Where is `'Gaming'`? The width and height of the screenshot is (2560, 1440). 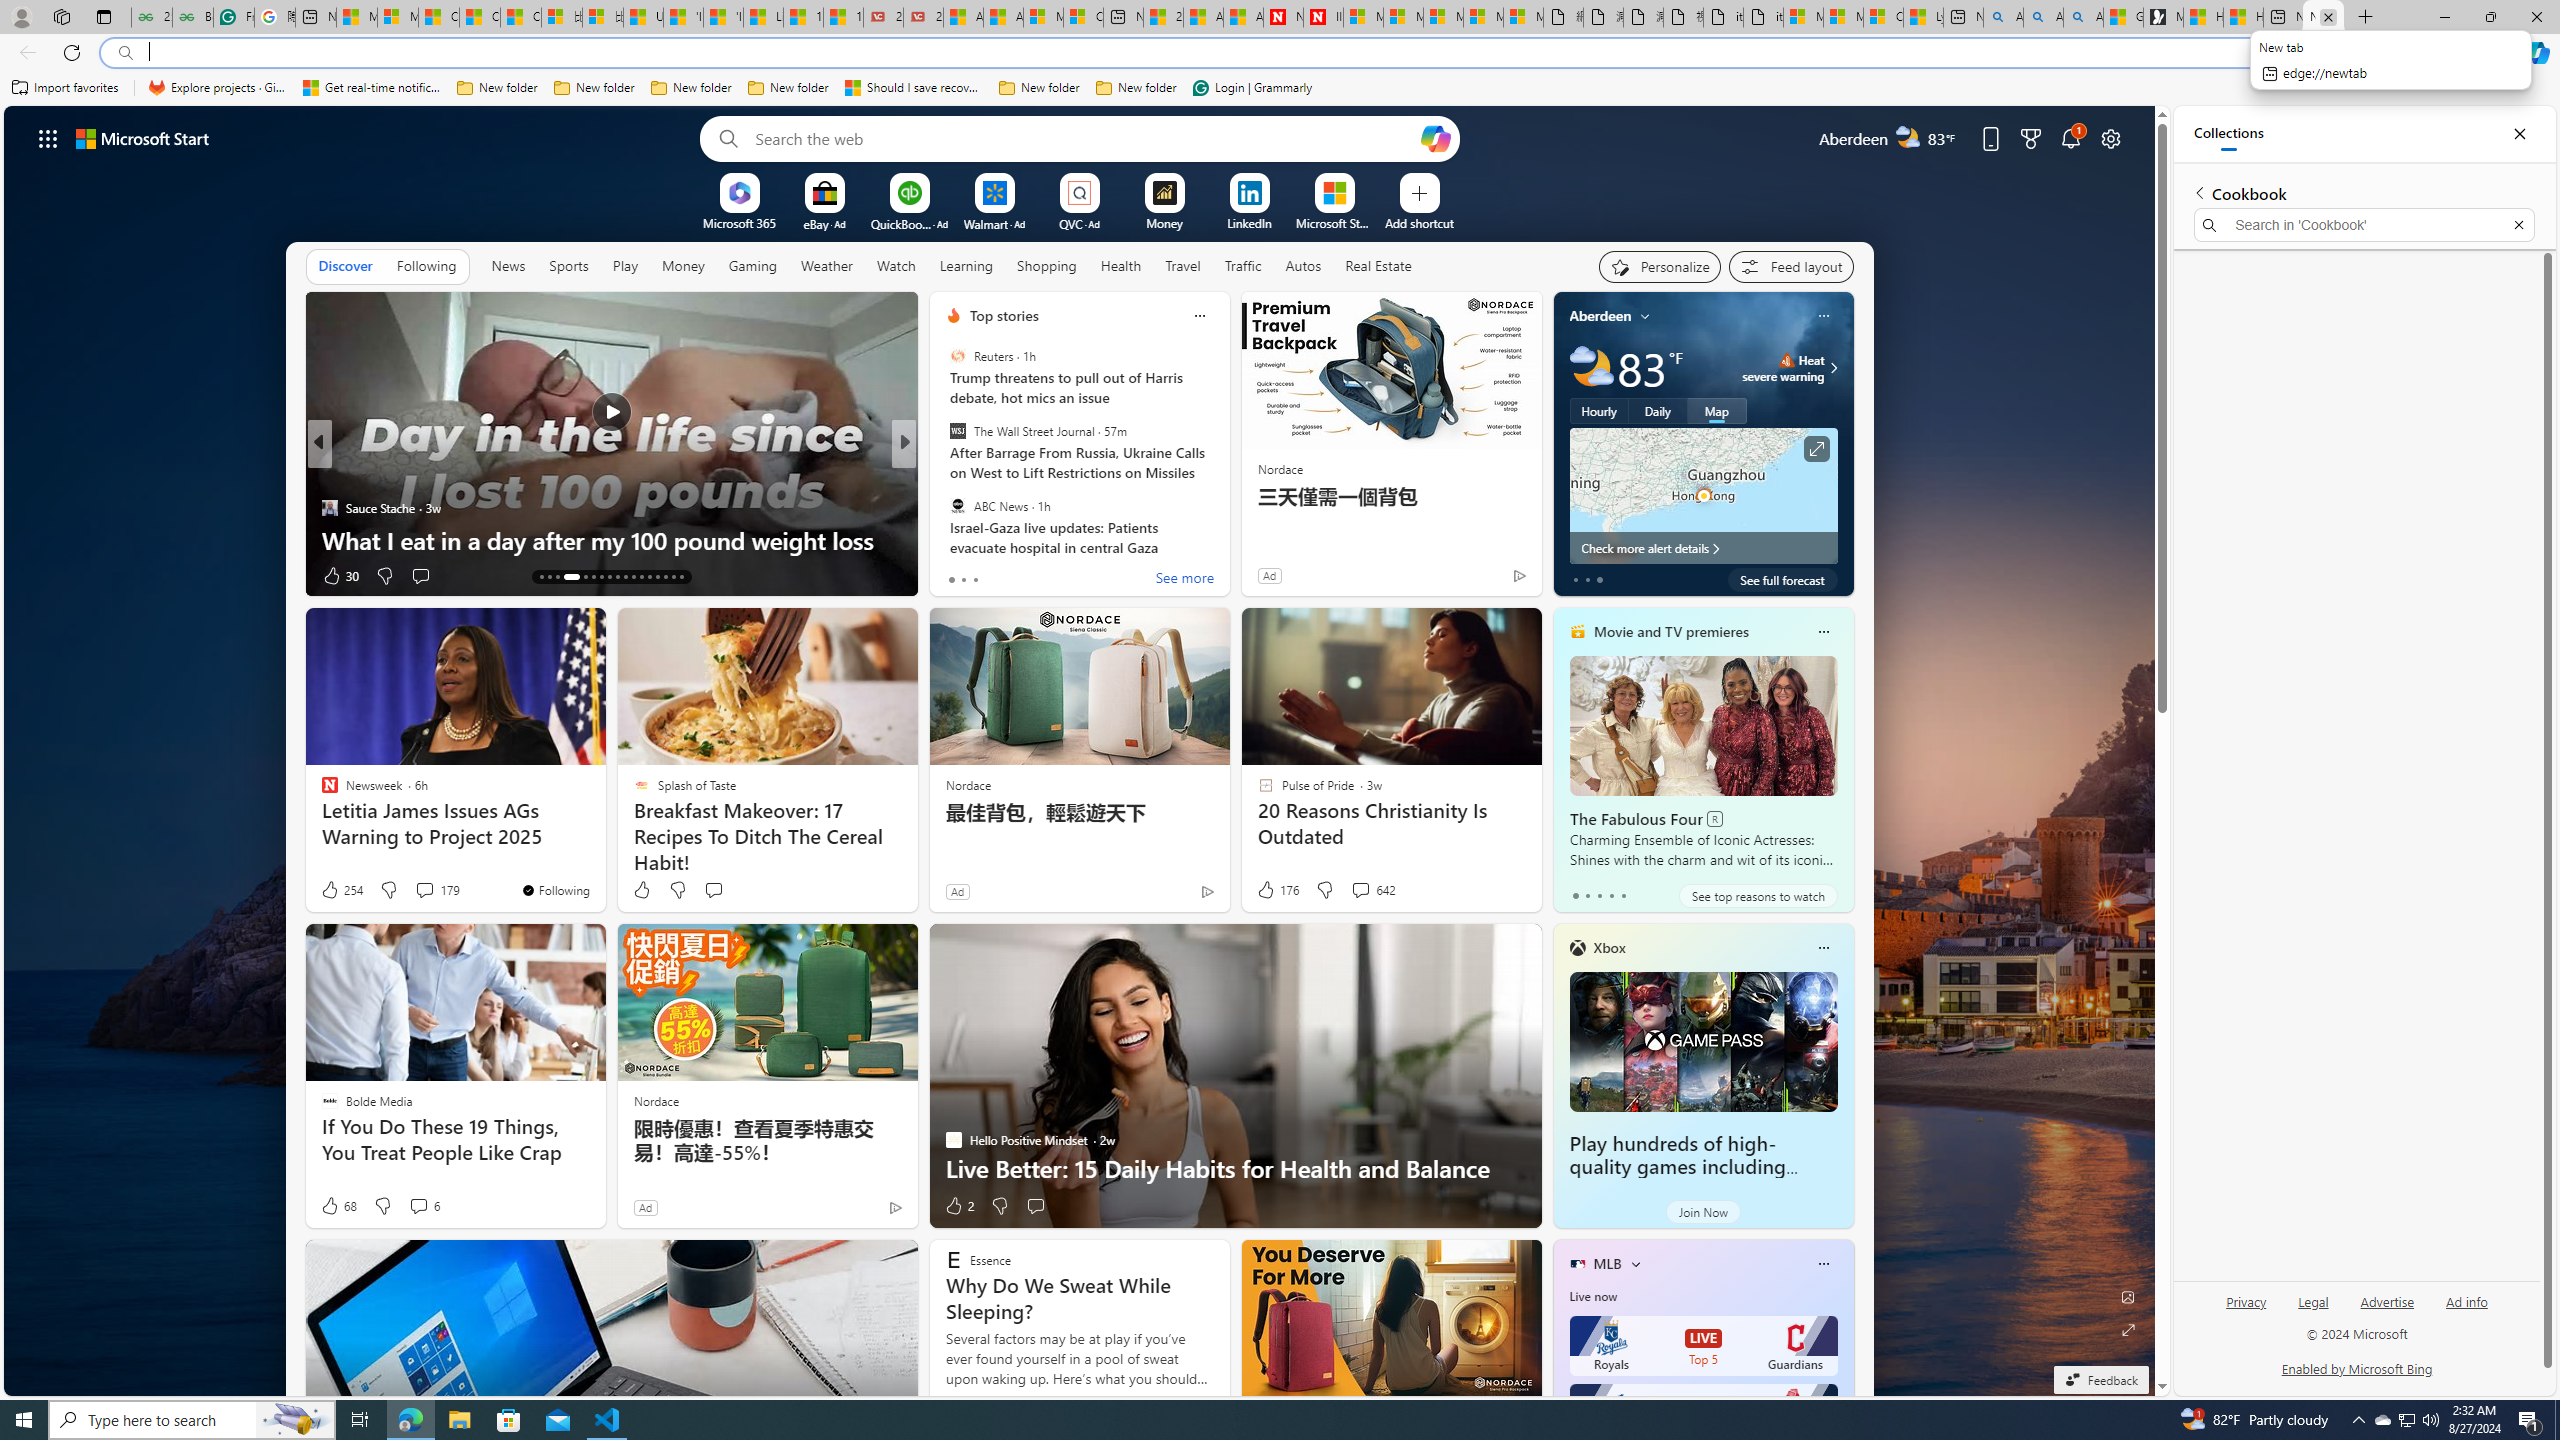
'Gaming' is located at coordinates (753, 264).